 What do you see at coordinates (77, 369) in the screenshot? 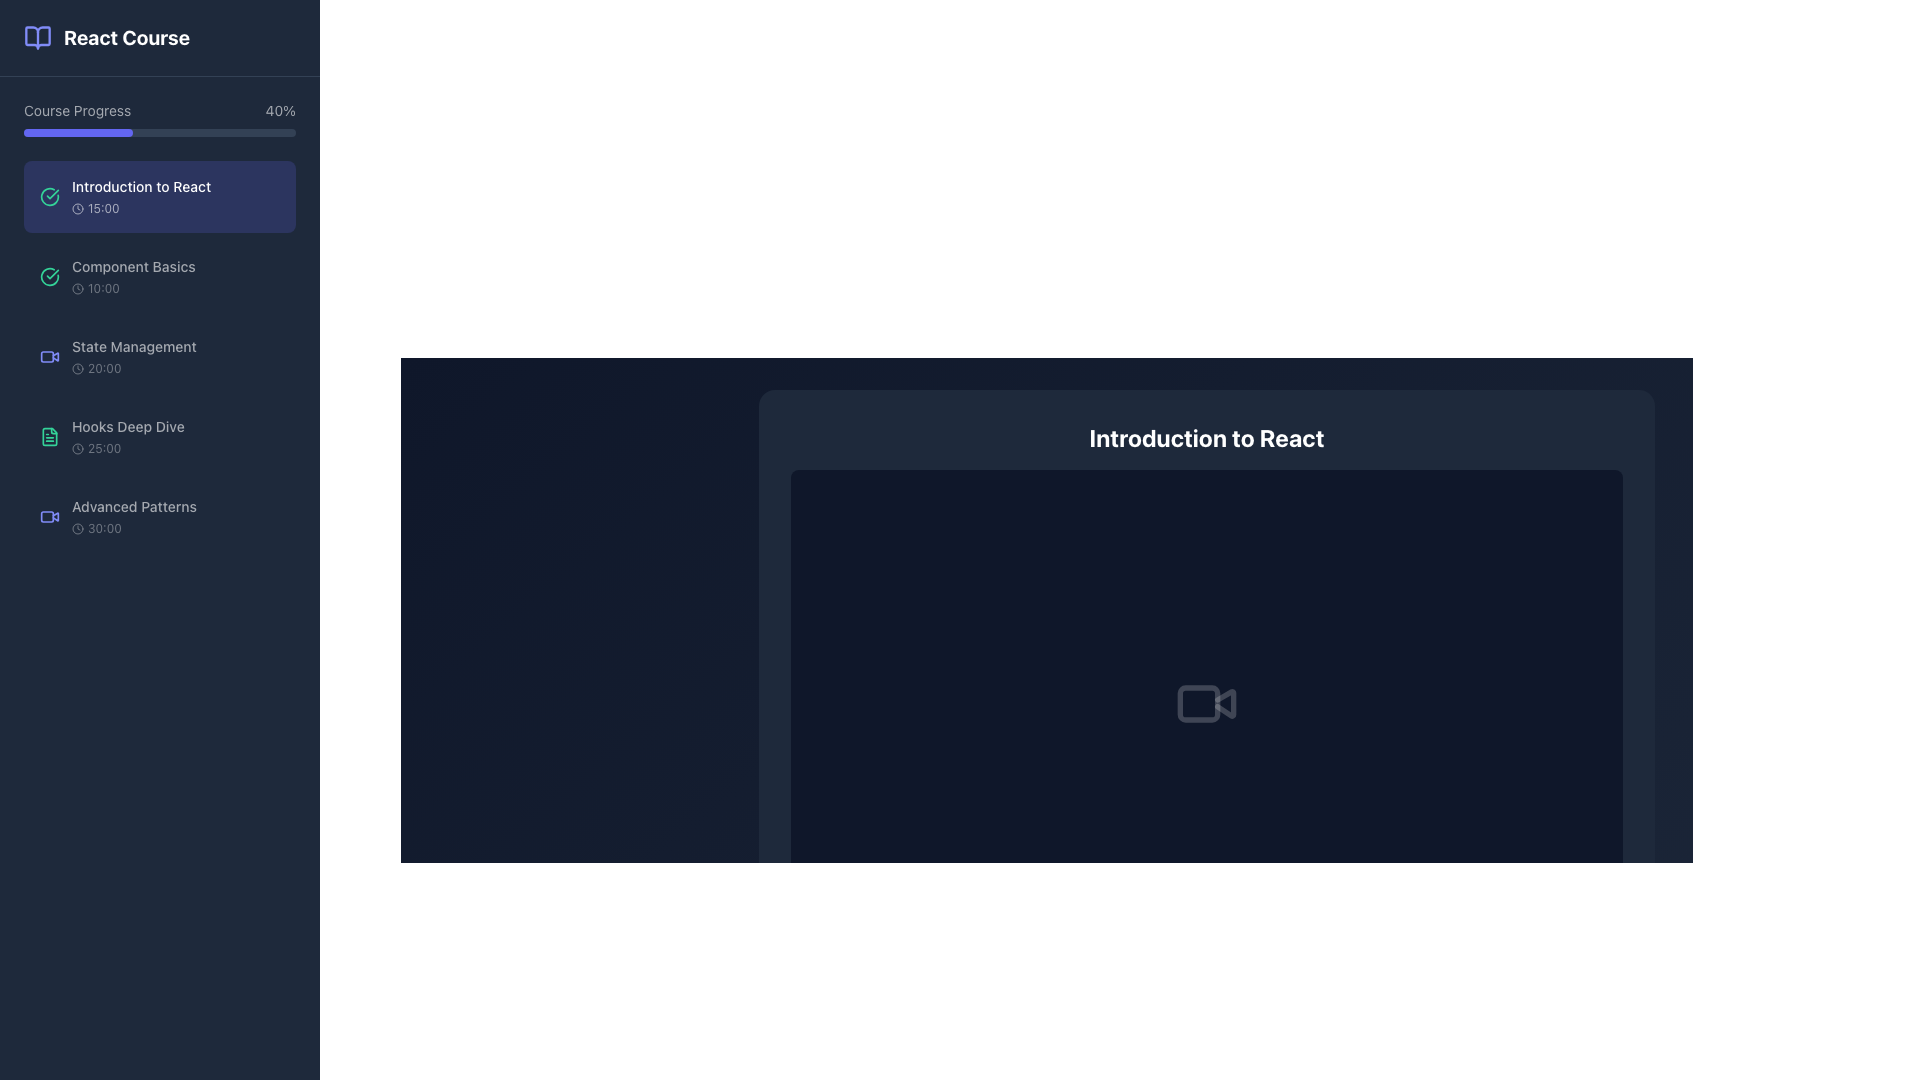
I see `the decorative SVG Circle that is part of the clock icon next to the 'State Management' label in the left panel of the course modules` at bounding box center [77, 369].